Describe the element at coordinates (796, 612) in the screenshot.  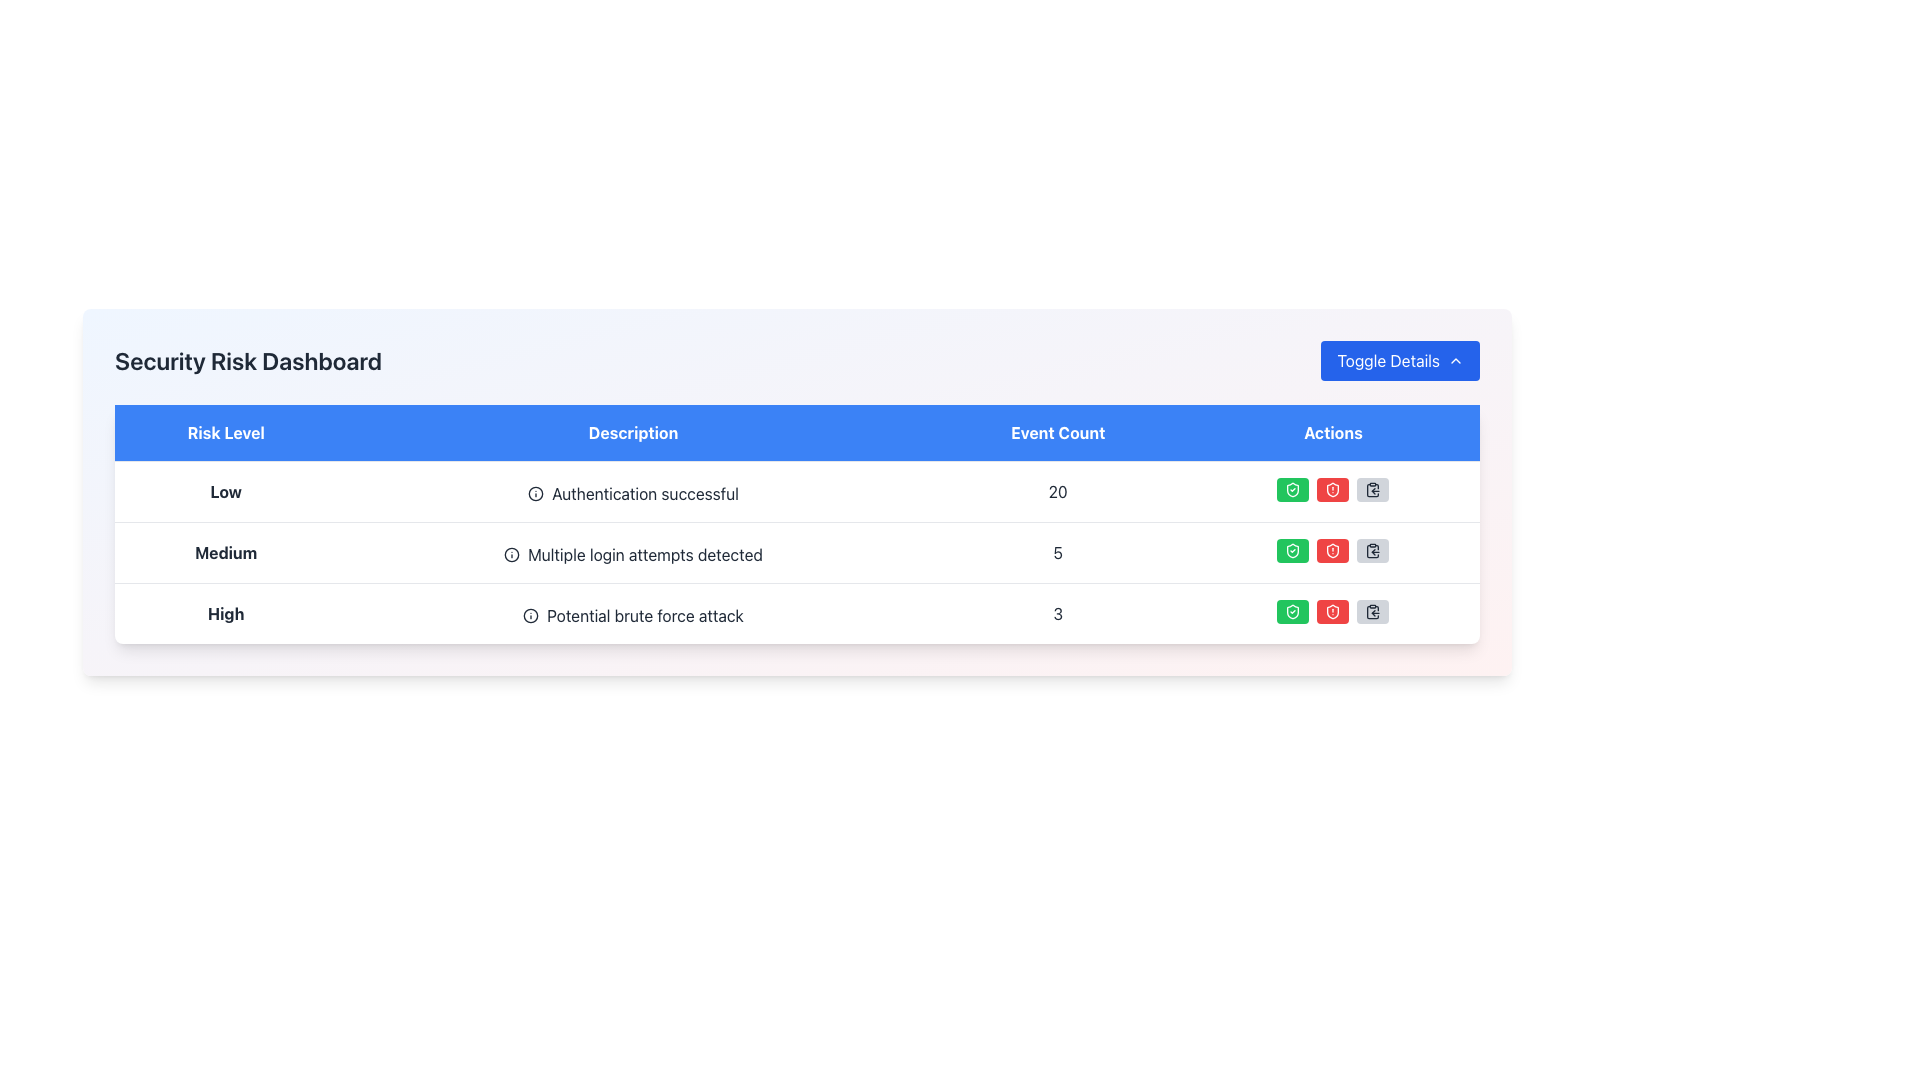
I see `the table row displaying the risk level 'High' with the description 'Potential brute force attack' and event count '3'` at that location.